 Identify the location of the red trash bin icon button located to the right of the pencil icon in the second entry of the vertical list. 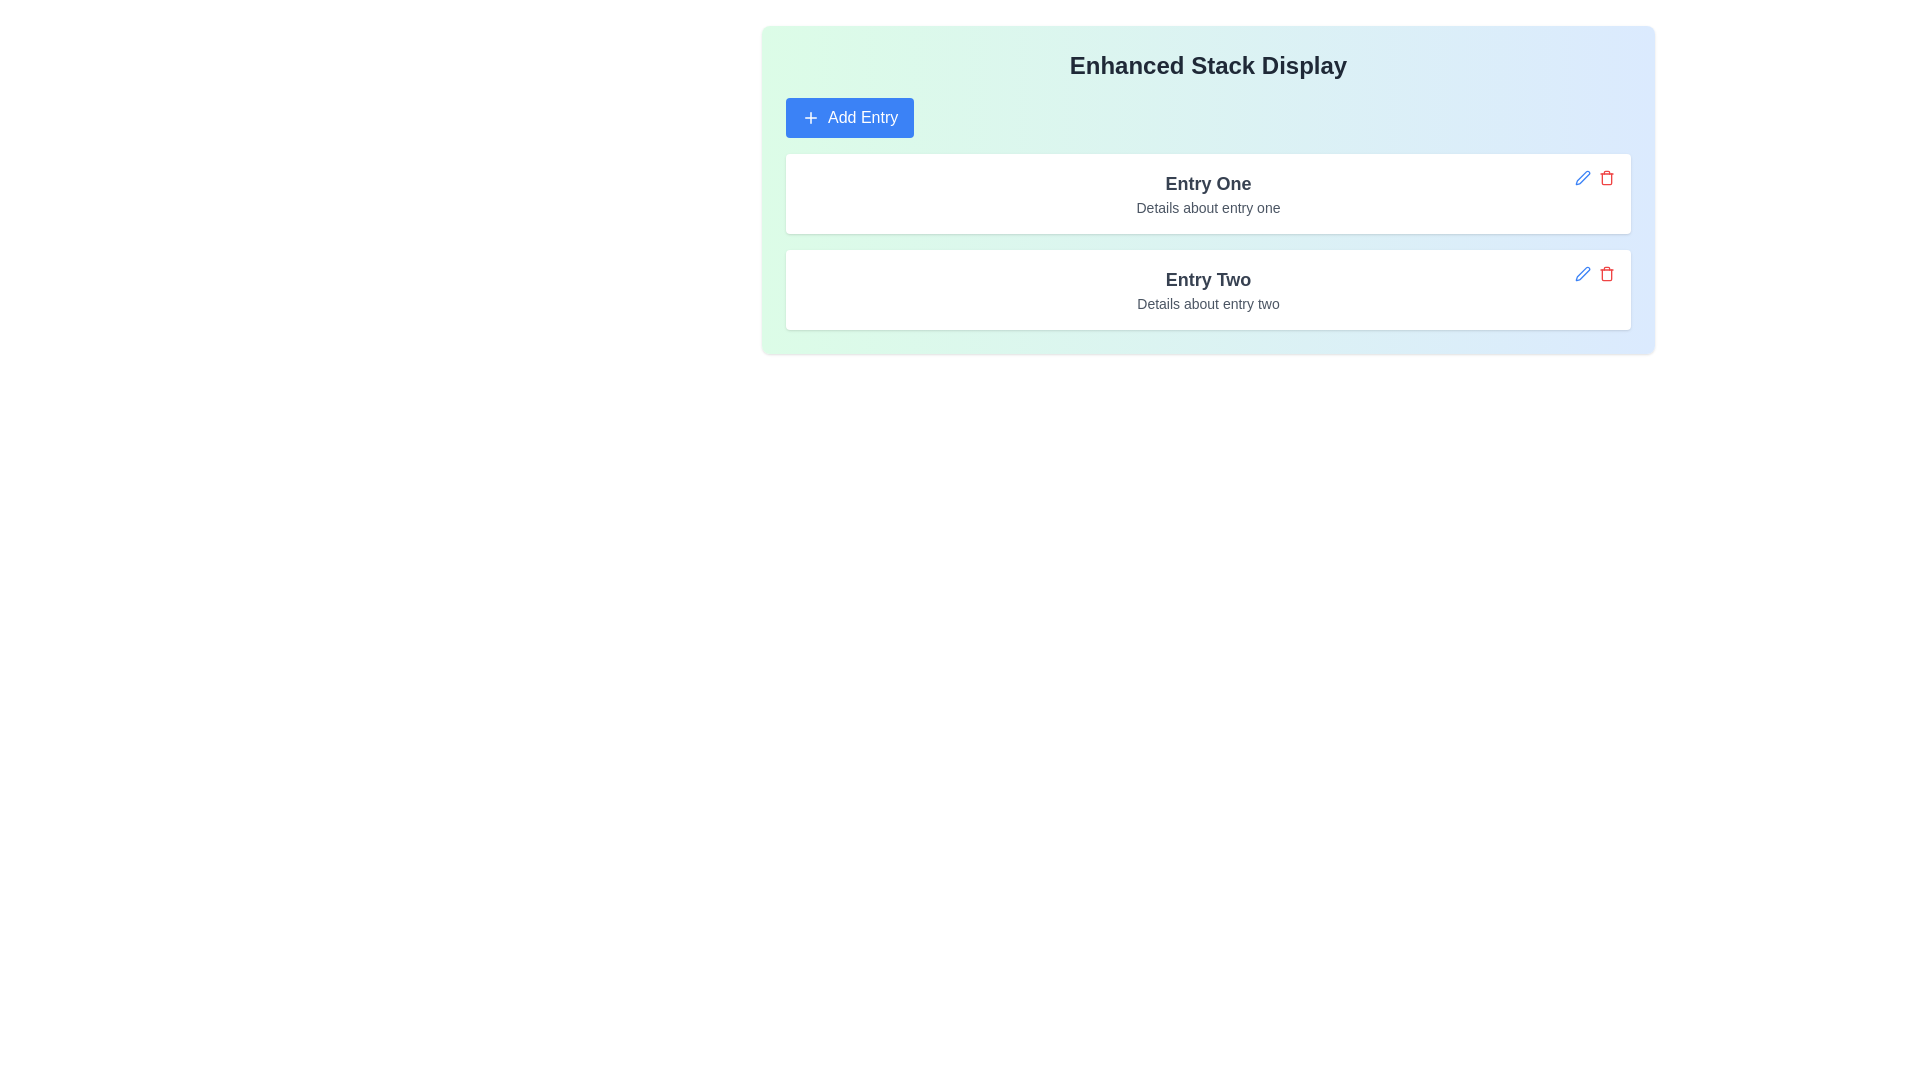
(1607, 273).